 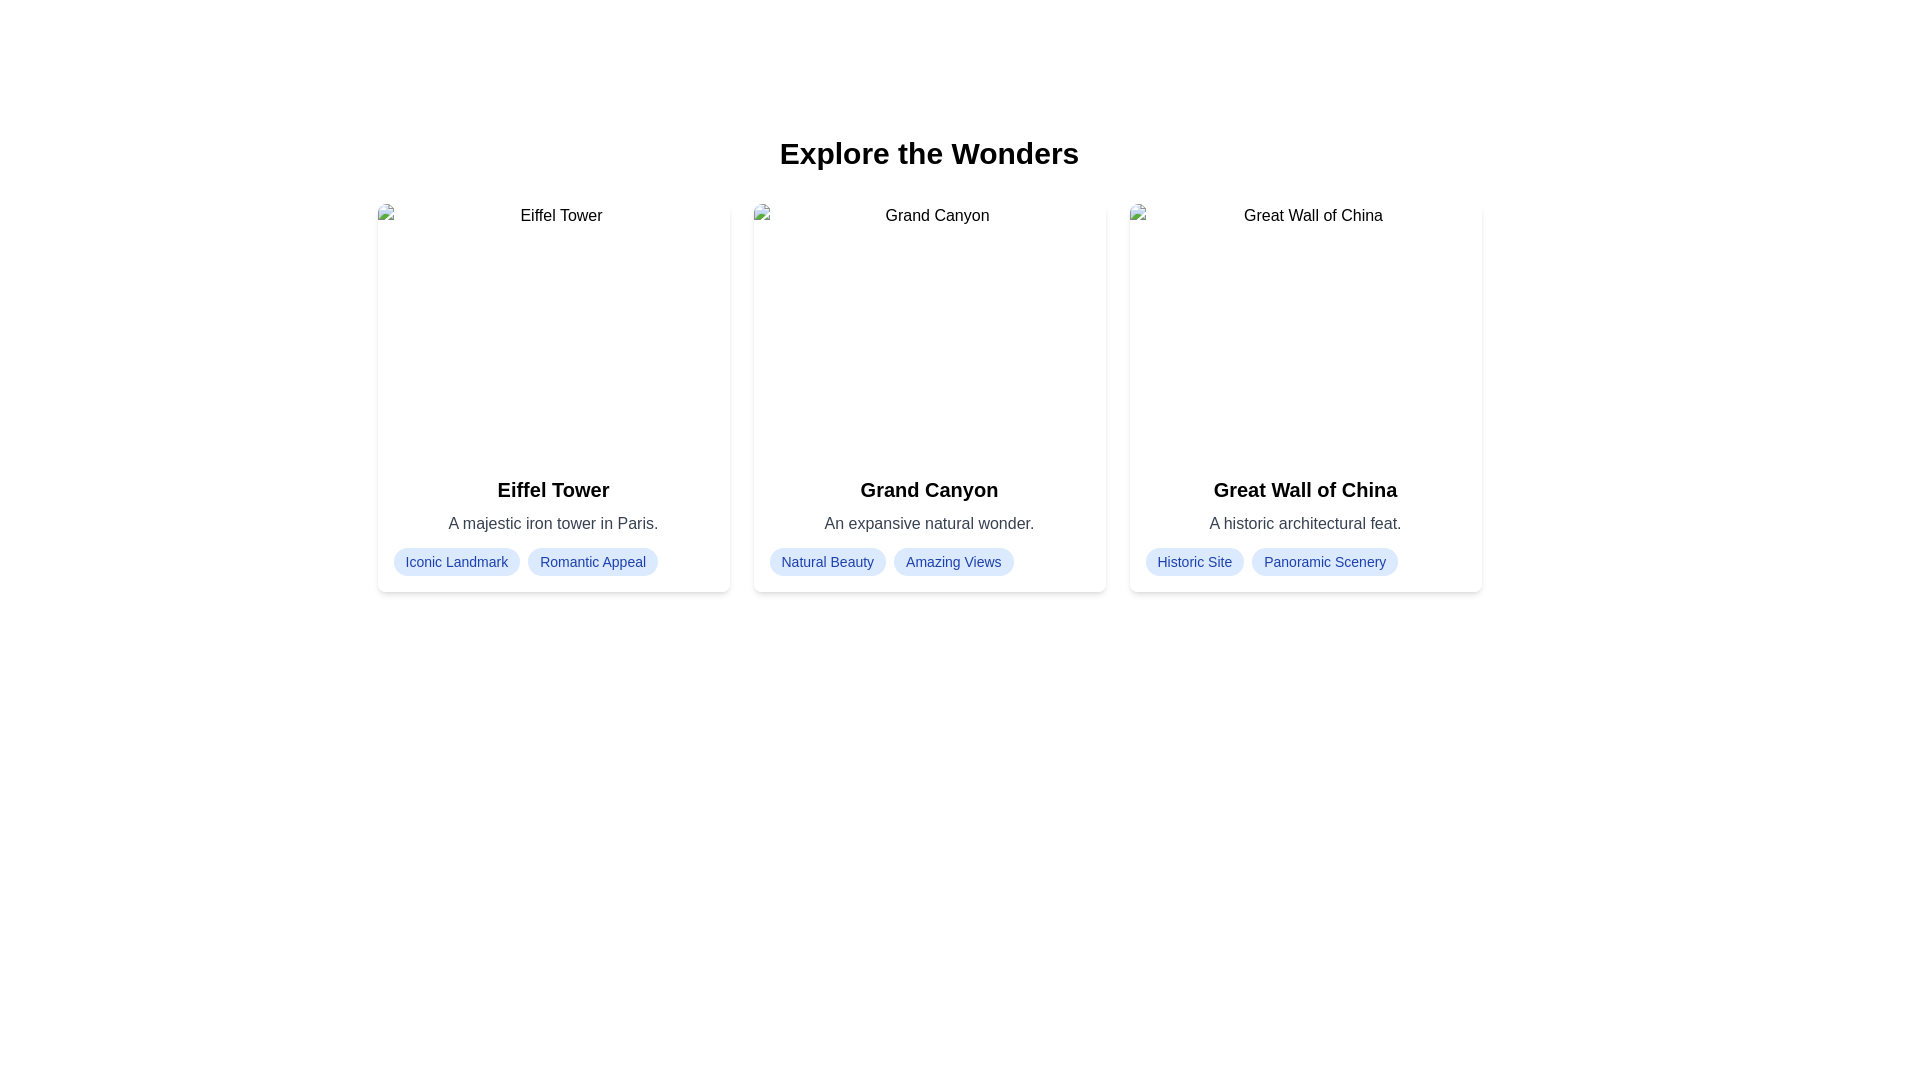 What do you see at coordinates (928, 555) in the screenshot?
I see `the circular button with a white background and an eye icon located at the bottom center of the 'Grand Canyon' card` at bounding box center [928, 555].